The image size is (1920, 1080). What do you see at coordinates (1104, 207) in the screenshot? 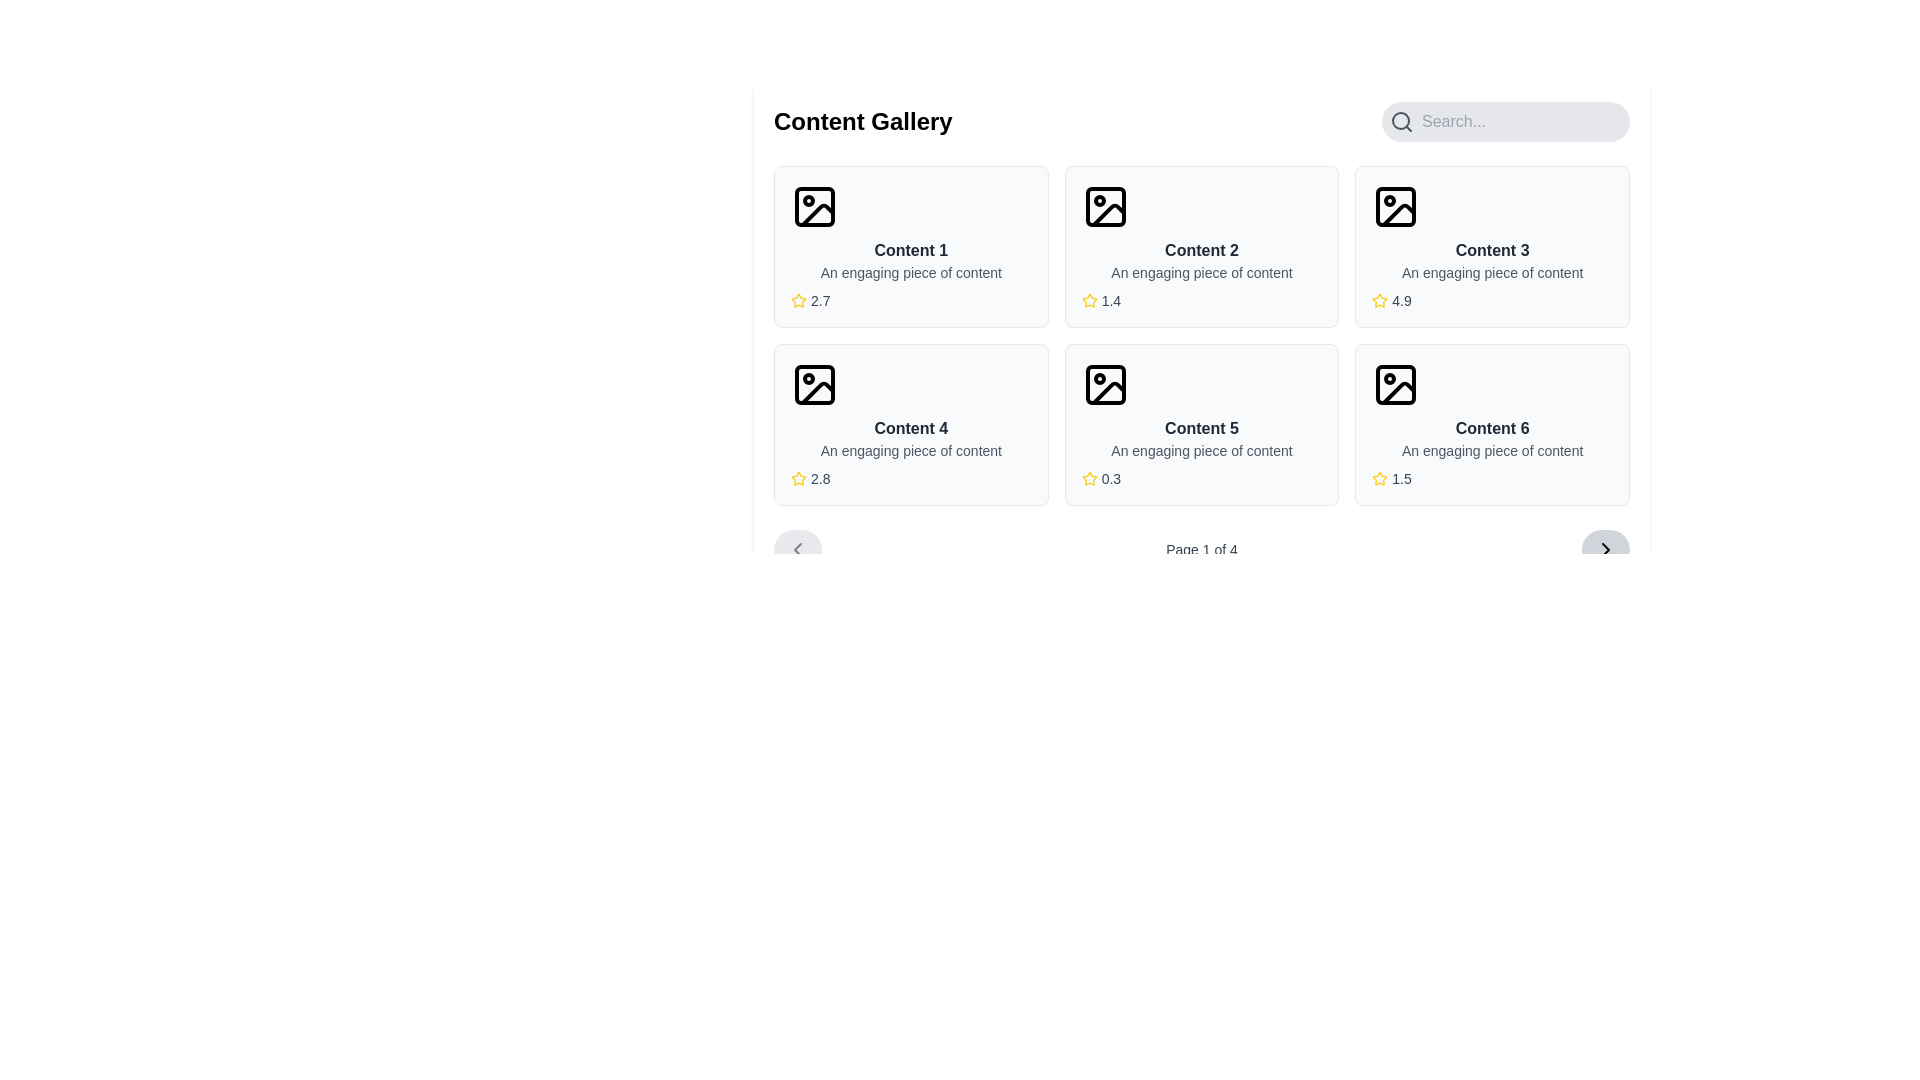
I see `the graphical icon component, which is a black rectangle with rounded corners located in the top-center card of the 'Content Gallery' grid layout` at bounding box center [1104, 207].